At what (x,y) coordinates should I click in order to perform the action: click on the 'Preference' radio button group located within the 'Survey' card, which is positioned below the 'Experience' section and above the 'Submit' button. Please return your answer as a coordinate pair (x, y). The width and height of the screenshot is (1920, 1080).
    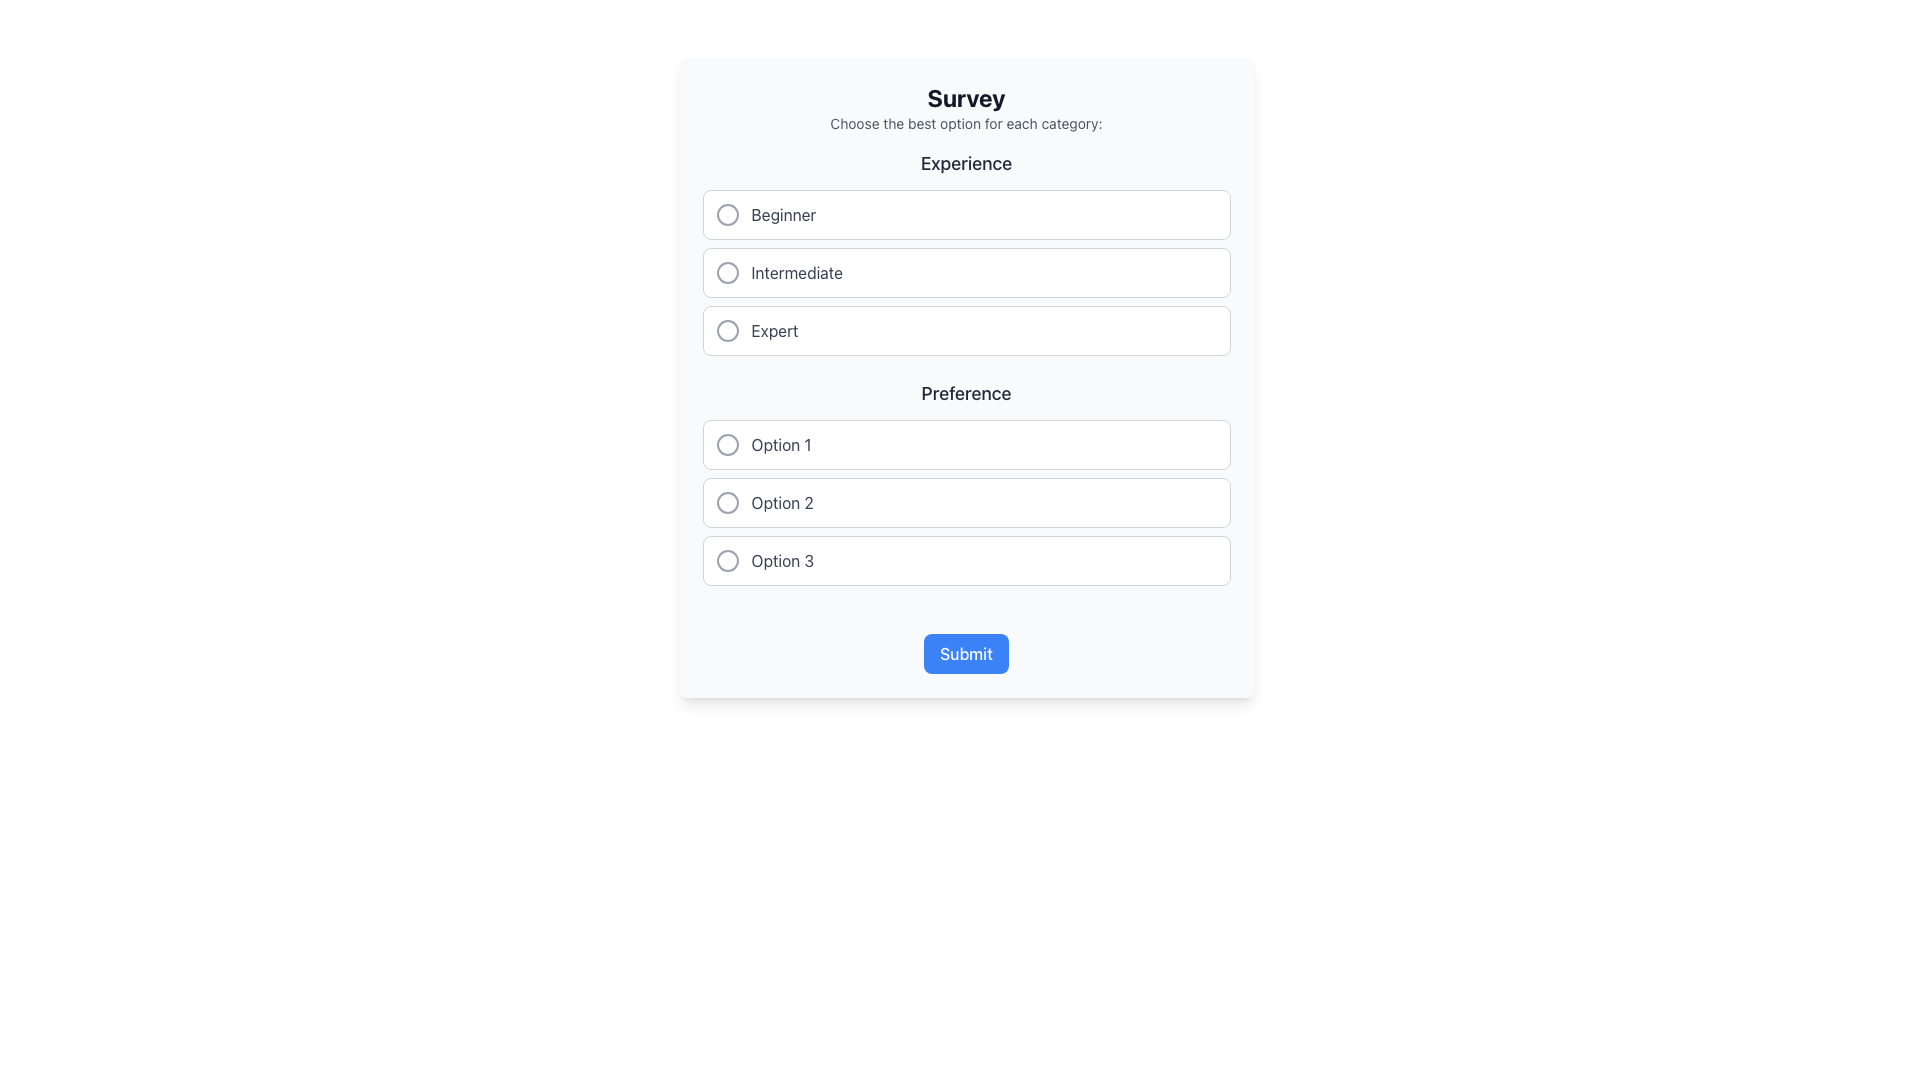
    Looking at the image, I should click on (966, 482).